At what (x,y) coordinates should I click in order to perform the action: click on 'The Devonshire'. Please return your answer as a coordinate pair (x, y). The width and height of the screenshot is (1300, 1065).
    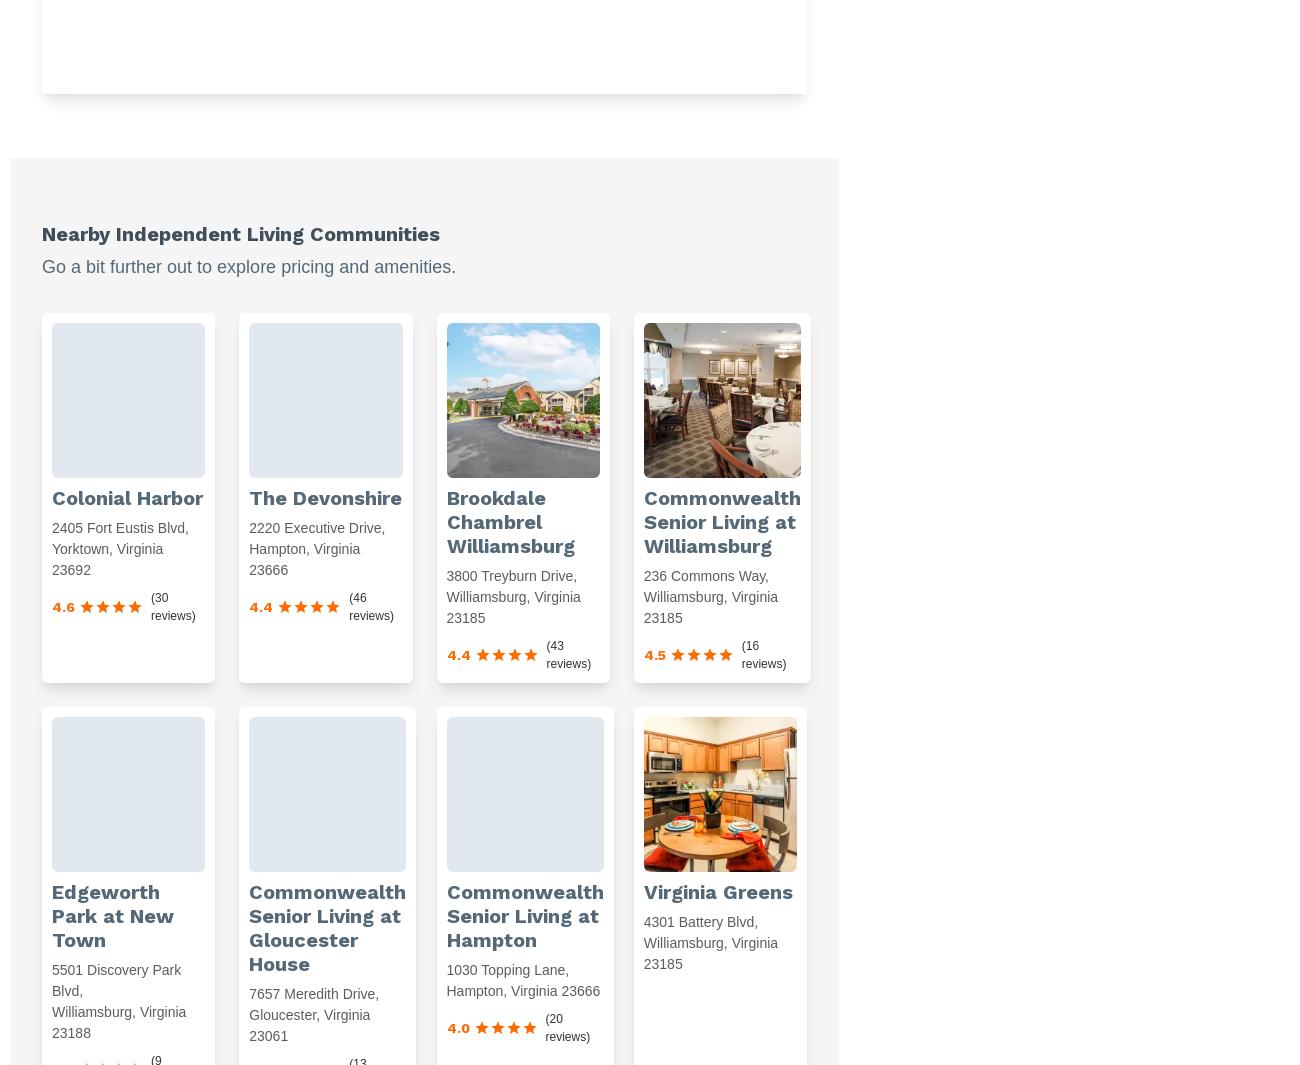
    Looking at the image, I should click on (325, 496).